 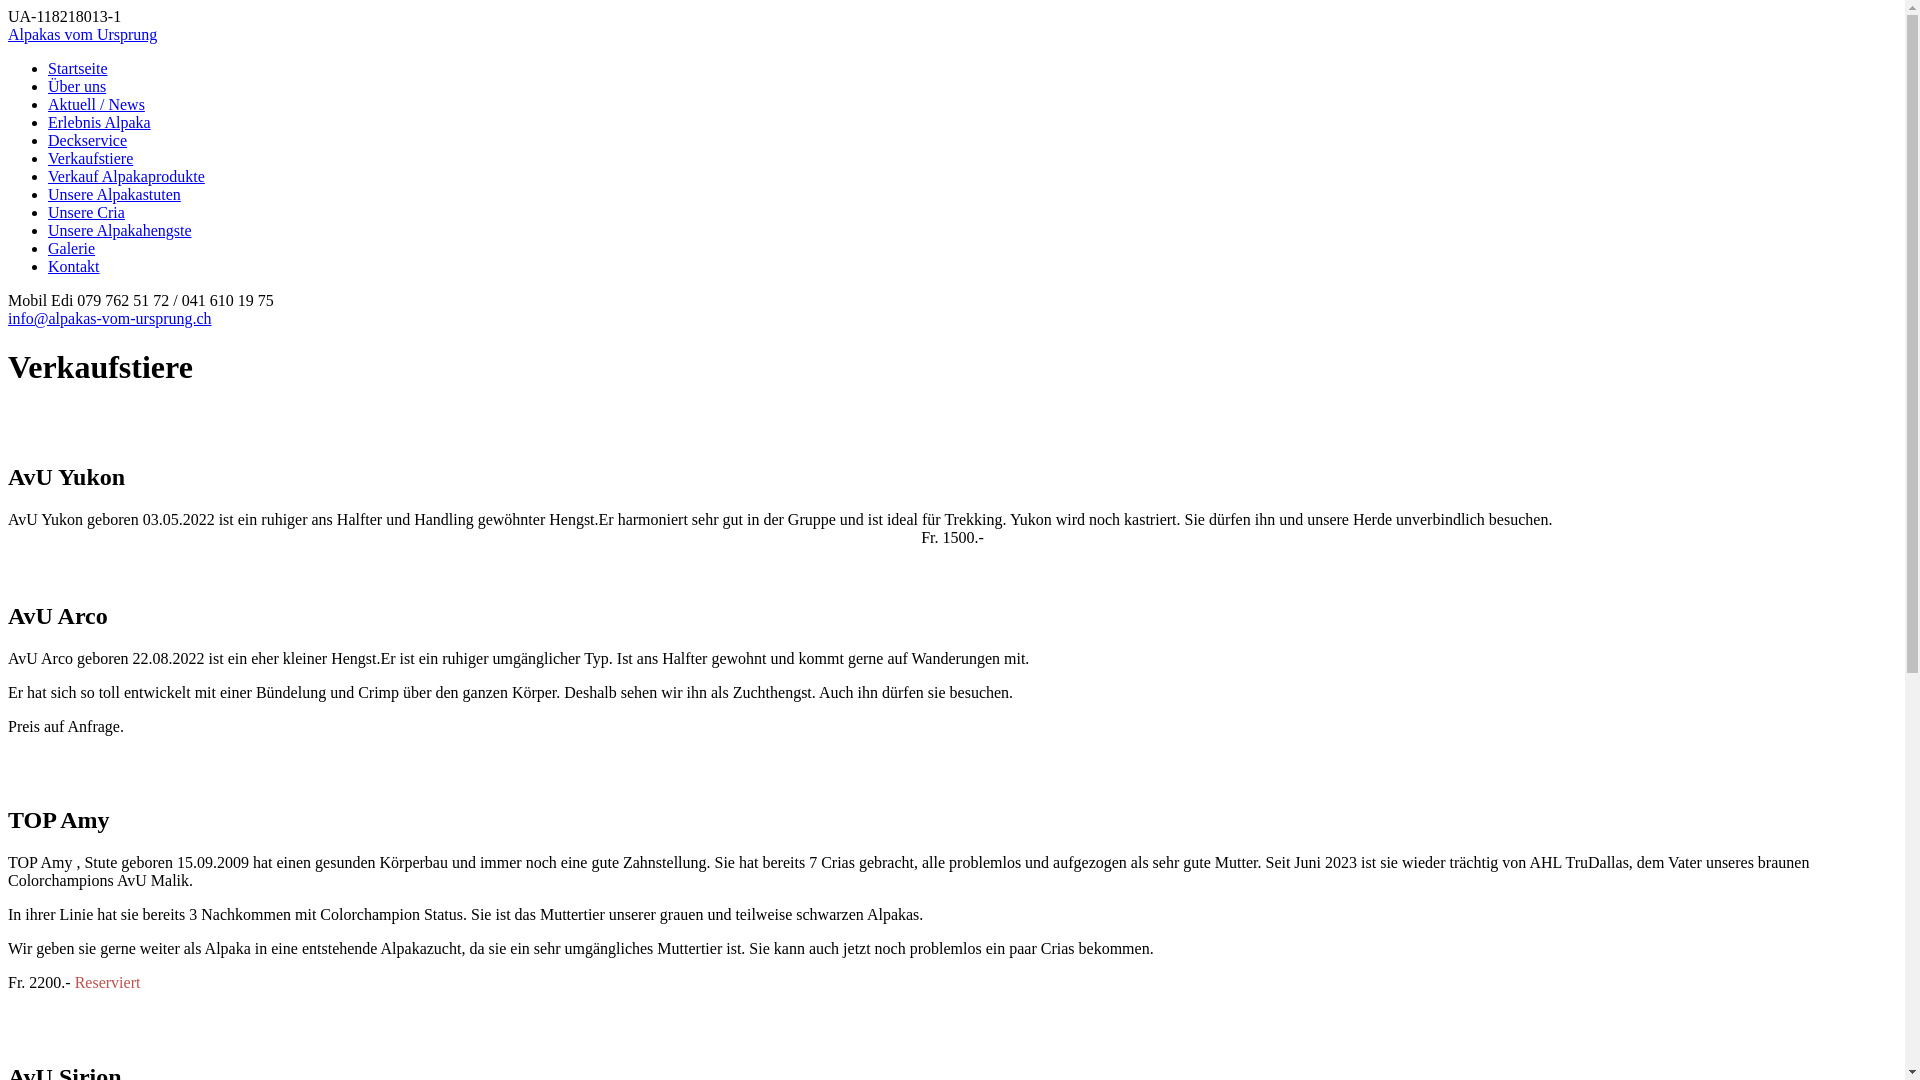 What do you see at coordinates (89, 157) in the screenshot?
I see `'Verkaufstiere'` at bounding box center [89, 157].